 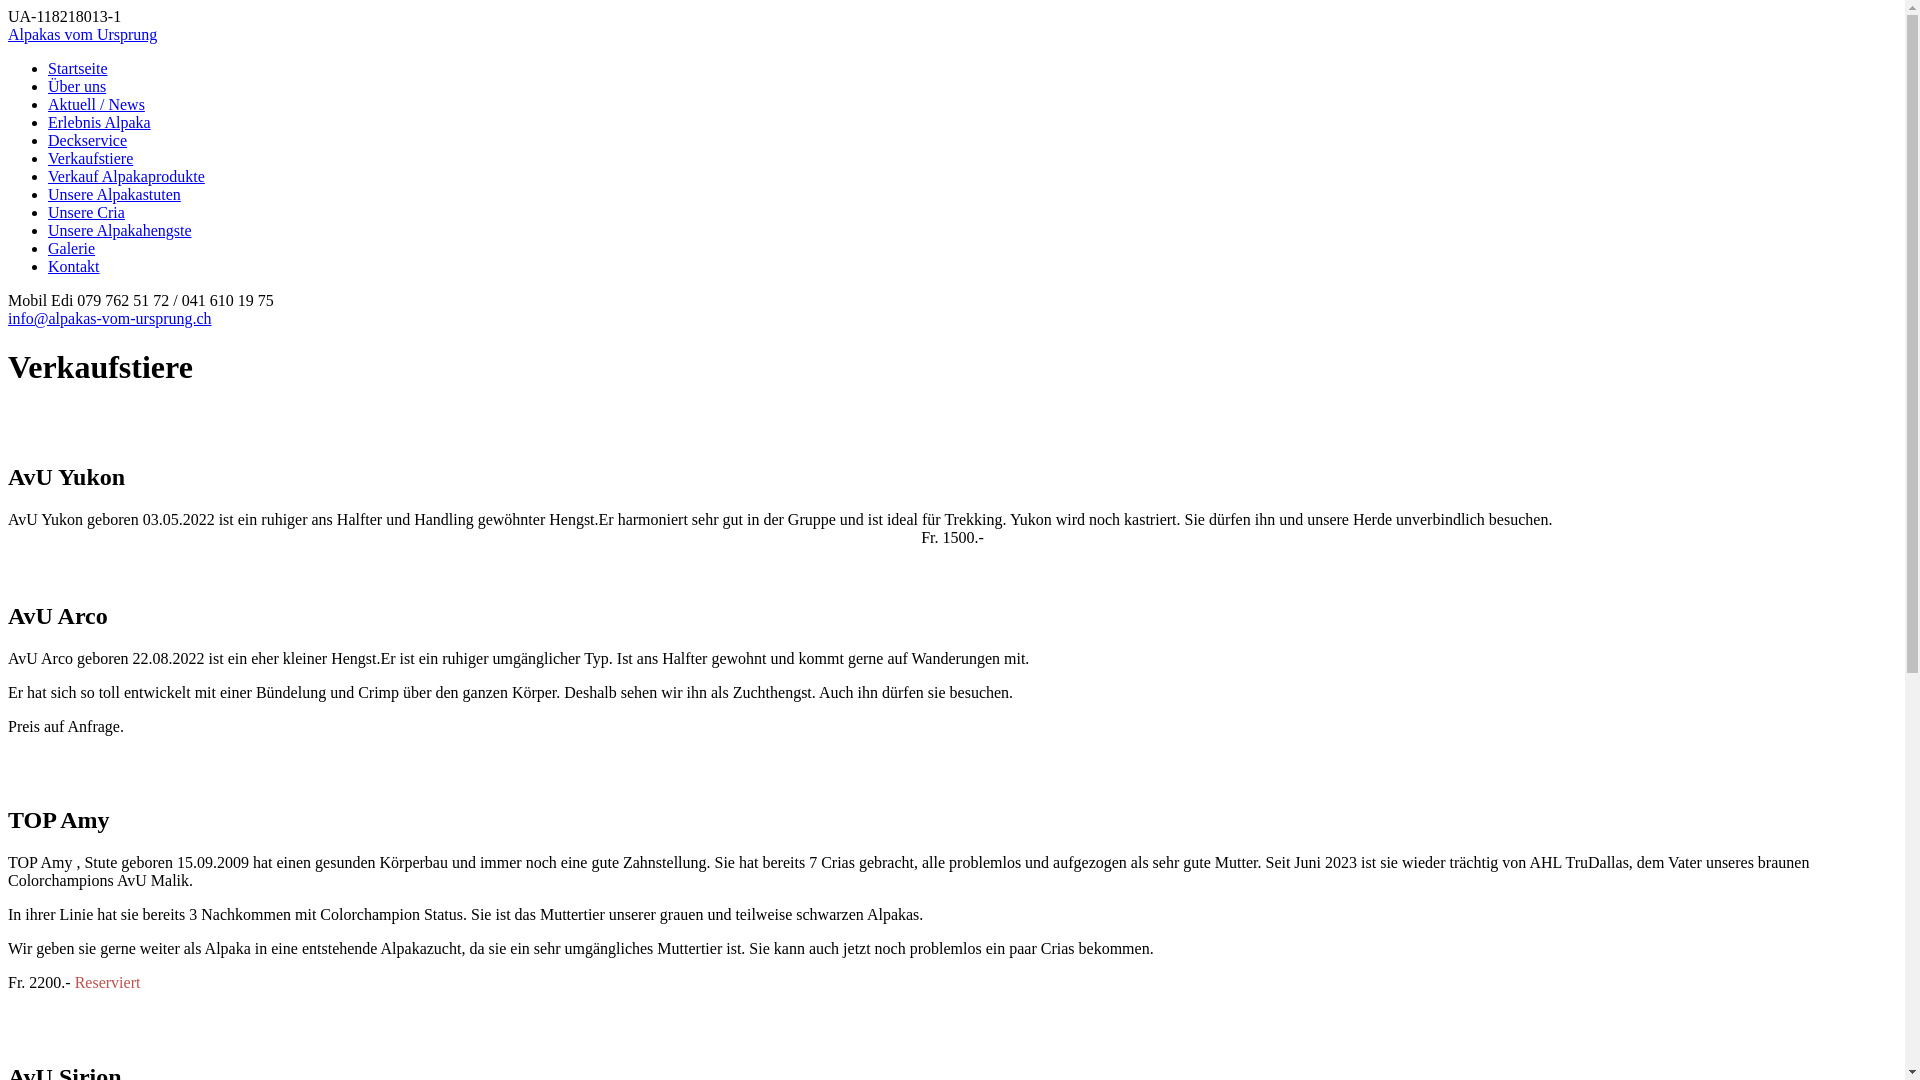 What do you see at coordinates (89, 157) in the screenshot?
I see `'Verkaufstiere'` at bounding box center [89, 157].